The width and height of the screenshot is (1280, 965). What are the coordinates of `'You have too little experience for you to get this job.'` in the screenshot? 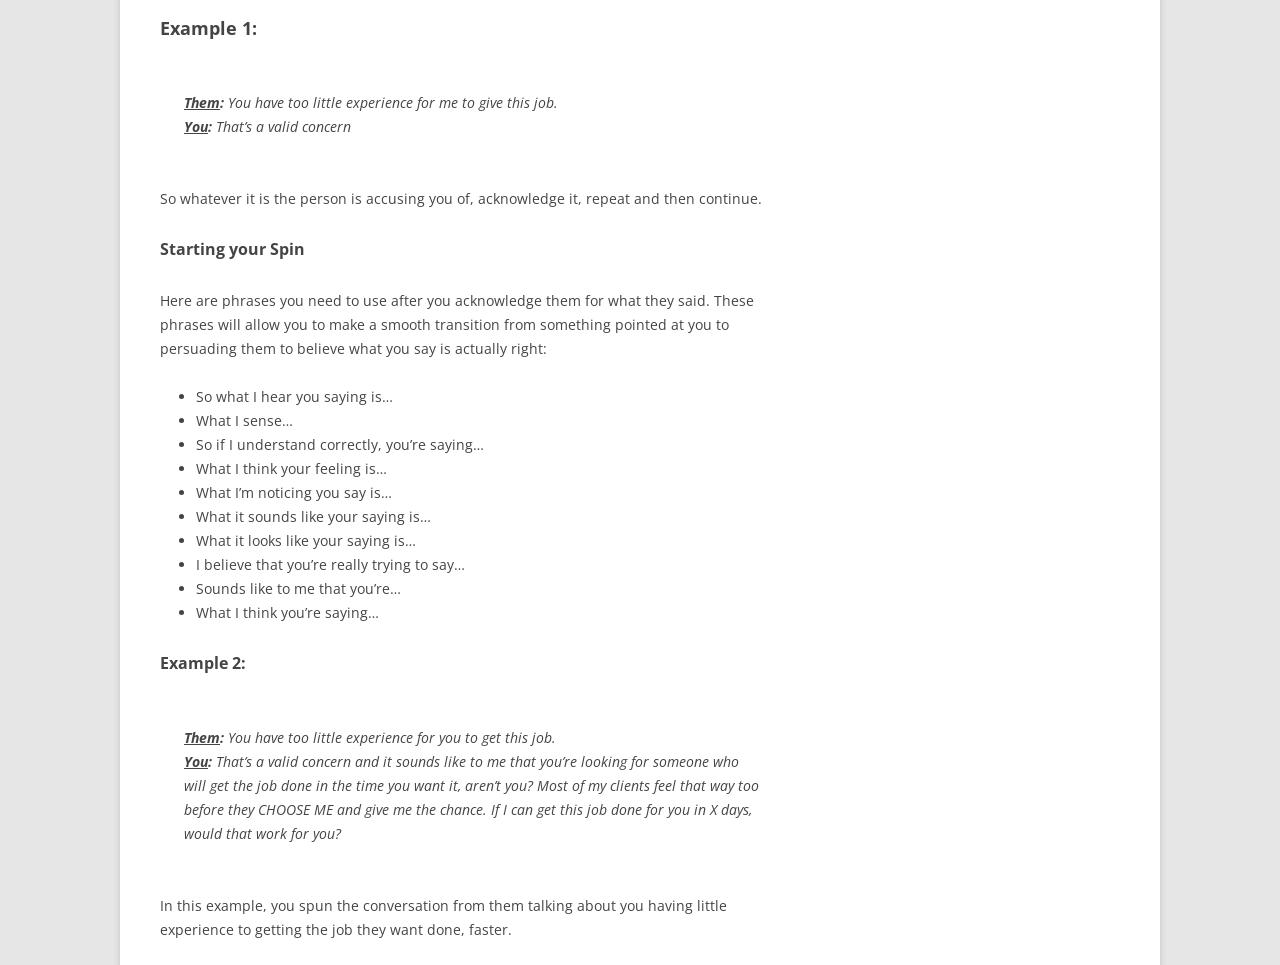 It's located at (390, 737).